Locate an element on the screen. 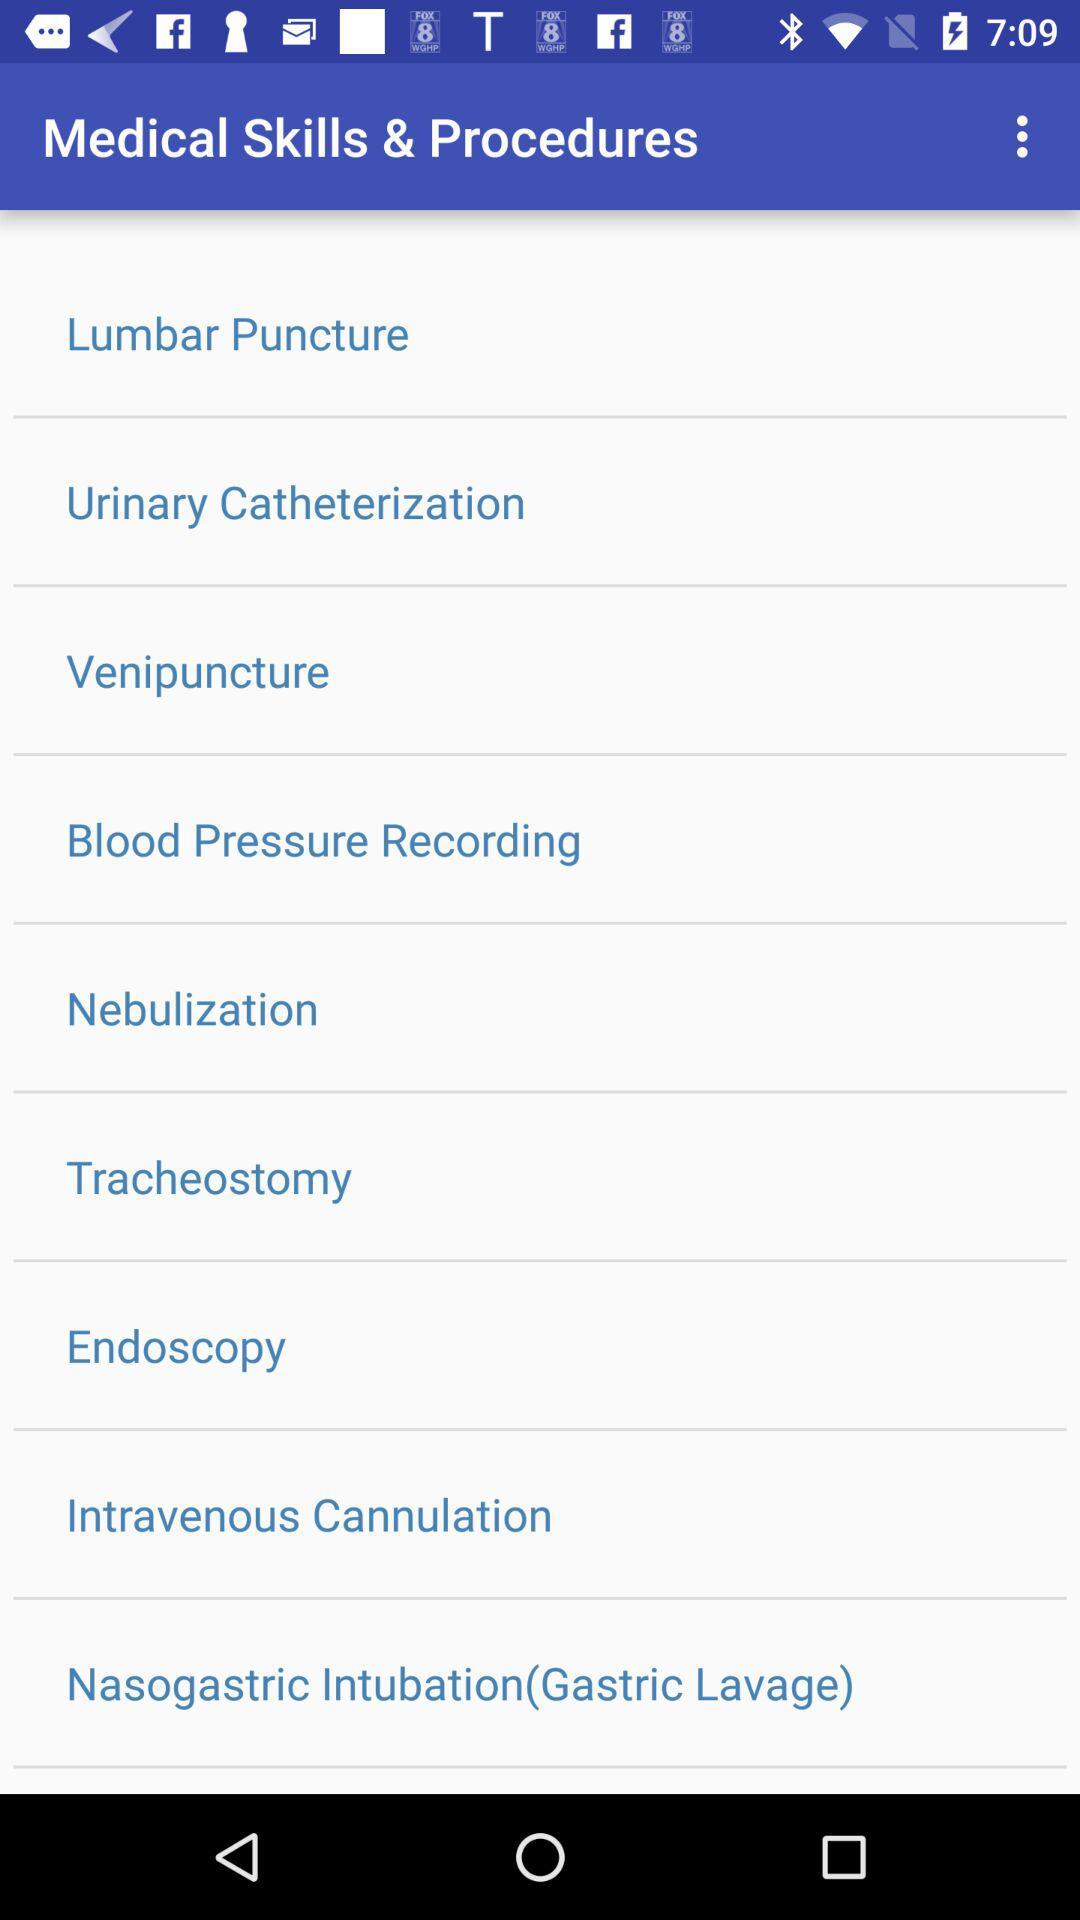 The height and width of the screenshot is (1920, 1080). the item below the lumbar puncture item is located at coordinates (540, 501).